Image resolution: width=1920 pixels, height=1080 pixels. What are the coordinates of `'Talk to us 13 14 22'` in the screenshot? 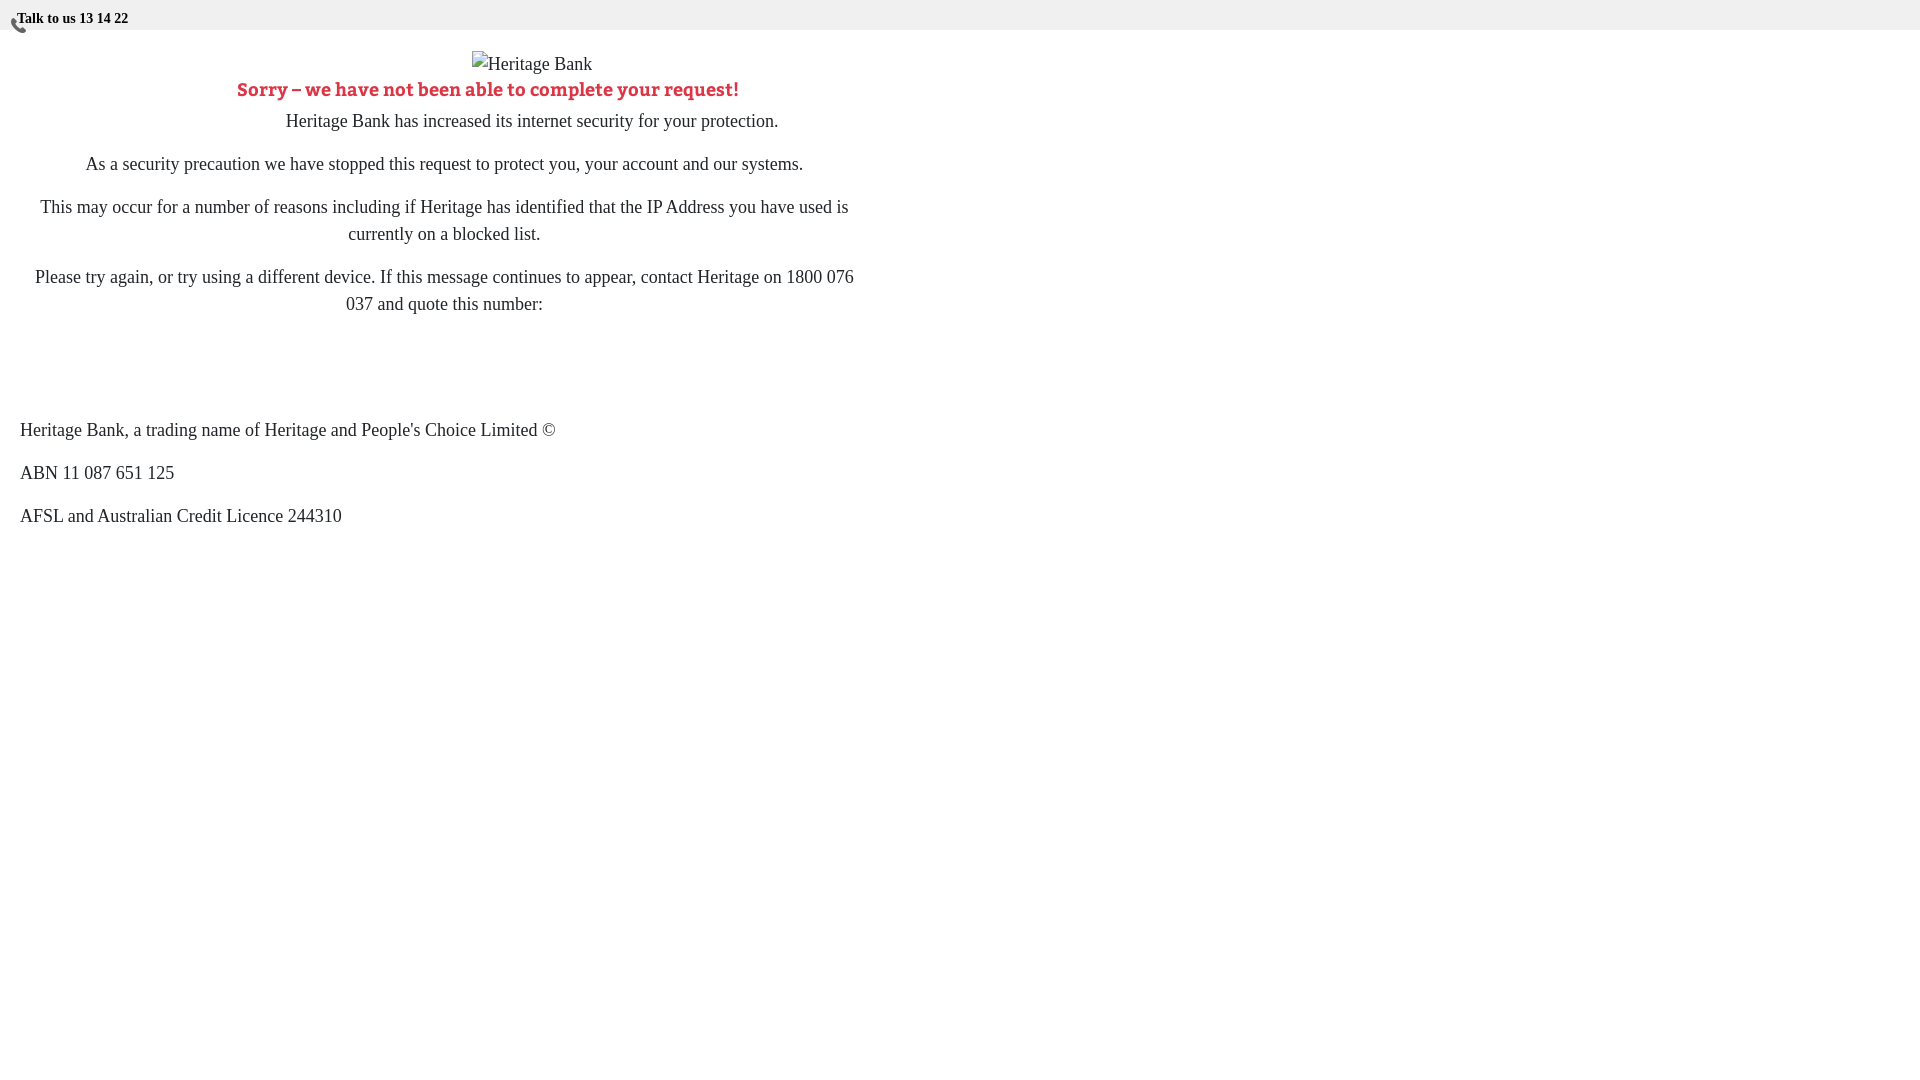 It's located at (72, 14).